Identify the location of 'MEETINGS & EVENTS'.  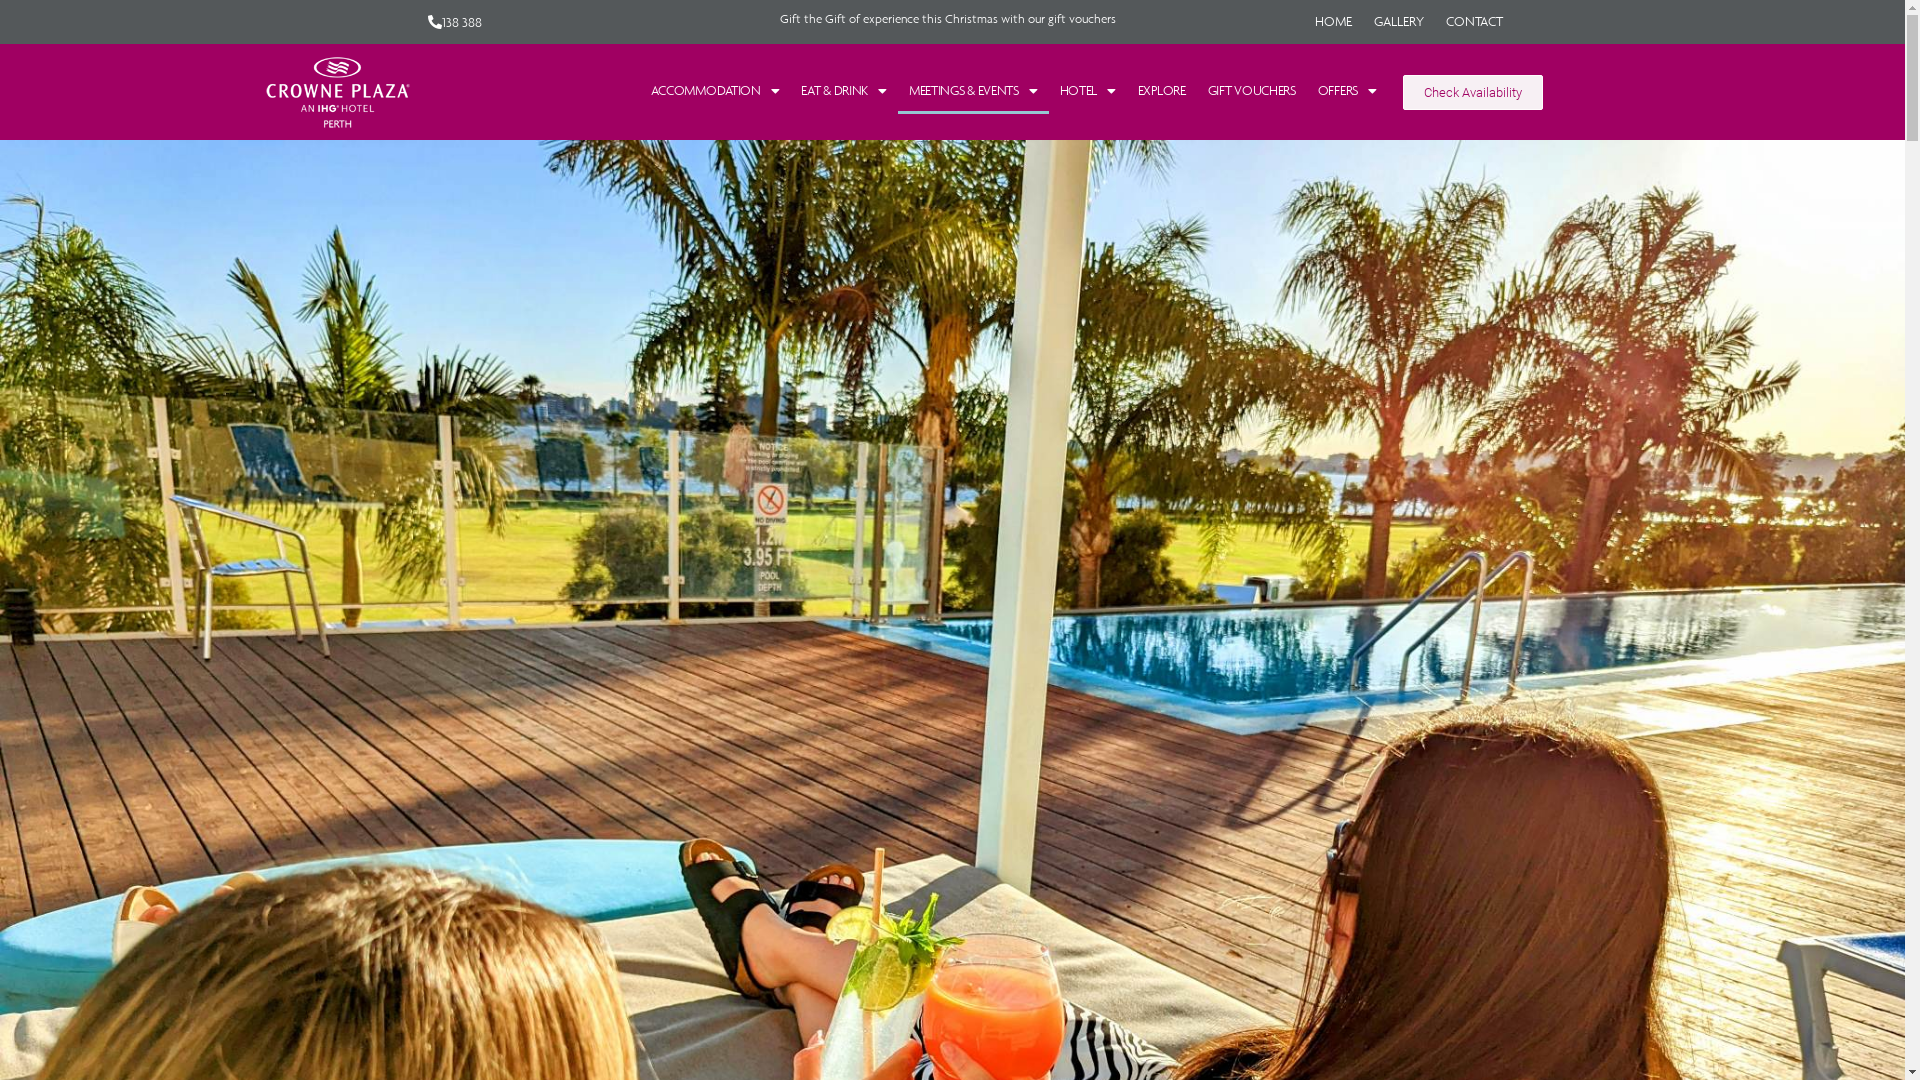
(973, 91).